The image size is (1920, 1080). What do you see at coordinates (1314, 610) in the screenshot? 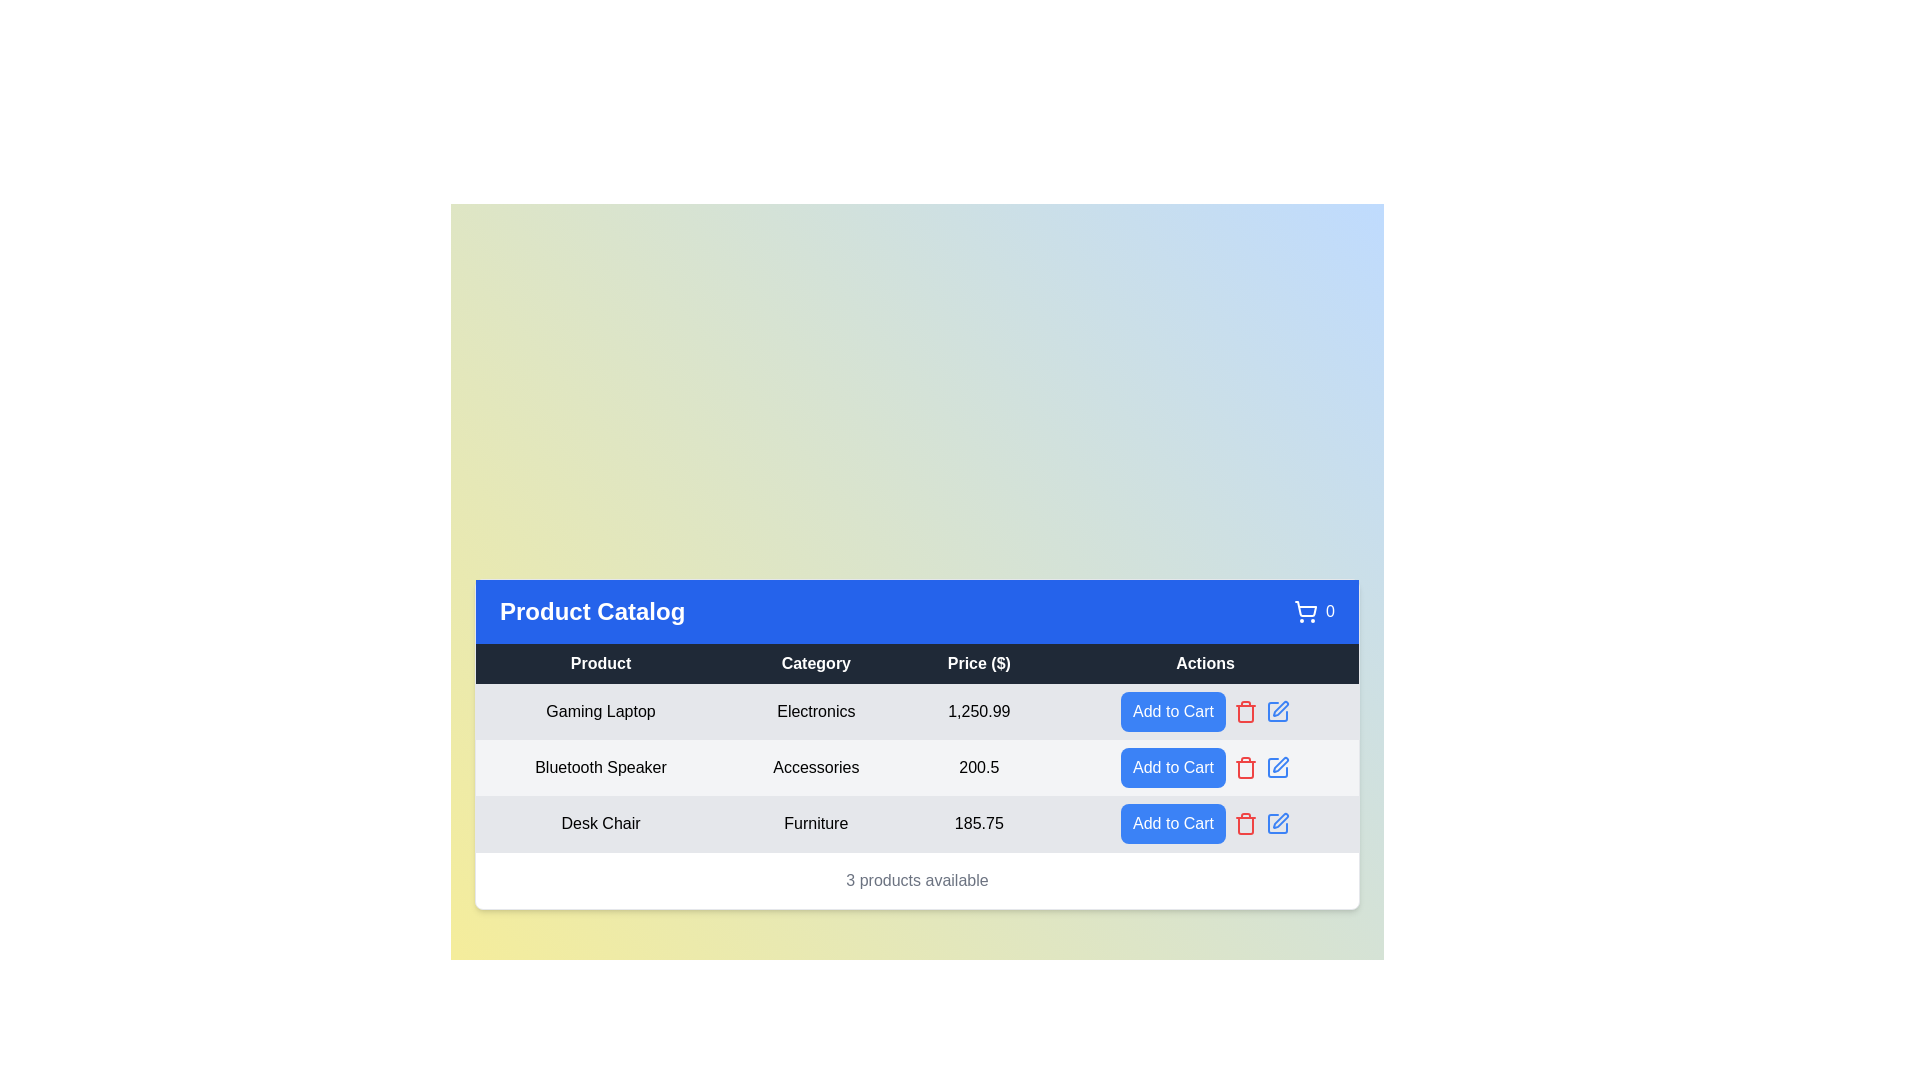
I see `the blue shopping cart icon with numeric label '0' in the top-right corner of the 'Product Catalog' header` at bounding box center [1314, 610].